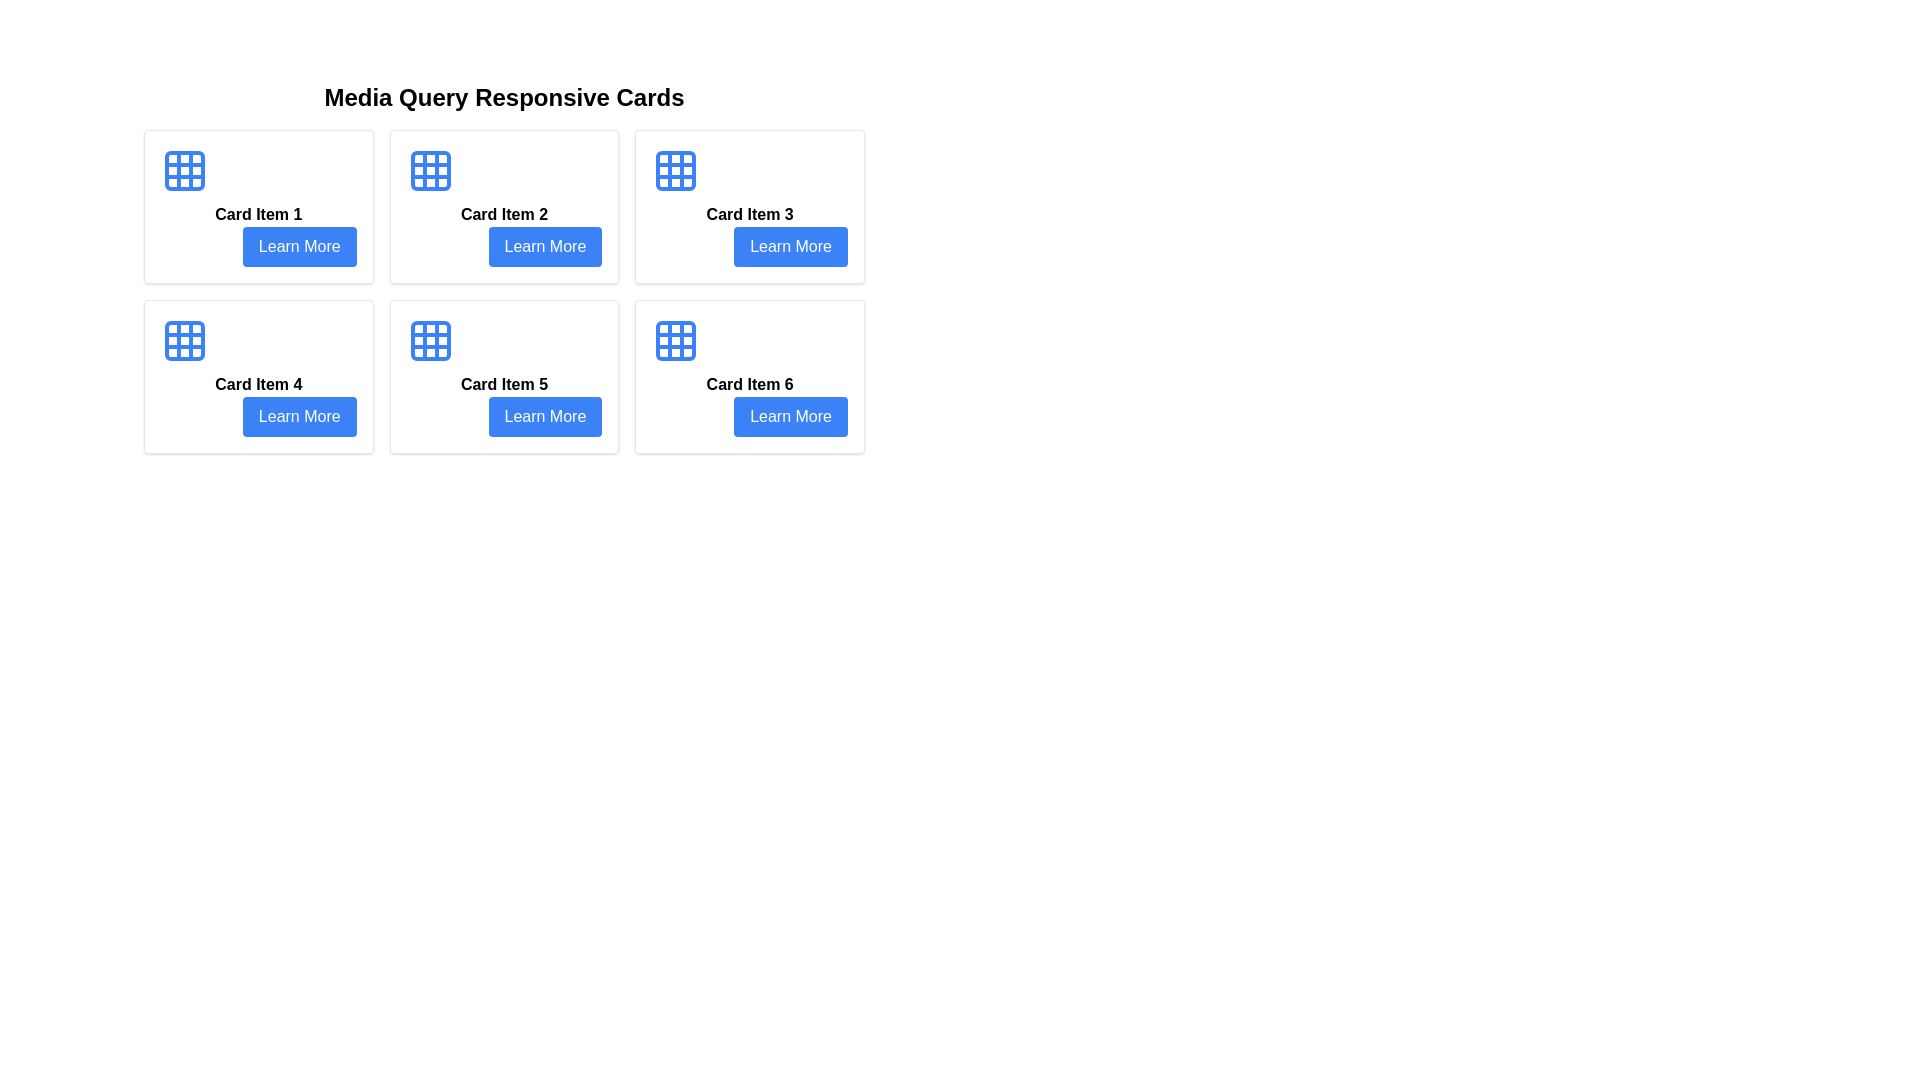 Image resolution: width=1920 pixels, height=1080 pixels. What do you see at coordinates (257, 377) in the screenshot?
I see `the rectangular card with a white background, rounded corners, and a blue button labeled 'Learn More' at the bottom, specifically the fourth card in a grid layout` at bounding box center [257, 377].